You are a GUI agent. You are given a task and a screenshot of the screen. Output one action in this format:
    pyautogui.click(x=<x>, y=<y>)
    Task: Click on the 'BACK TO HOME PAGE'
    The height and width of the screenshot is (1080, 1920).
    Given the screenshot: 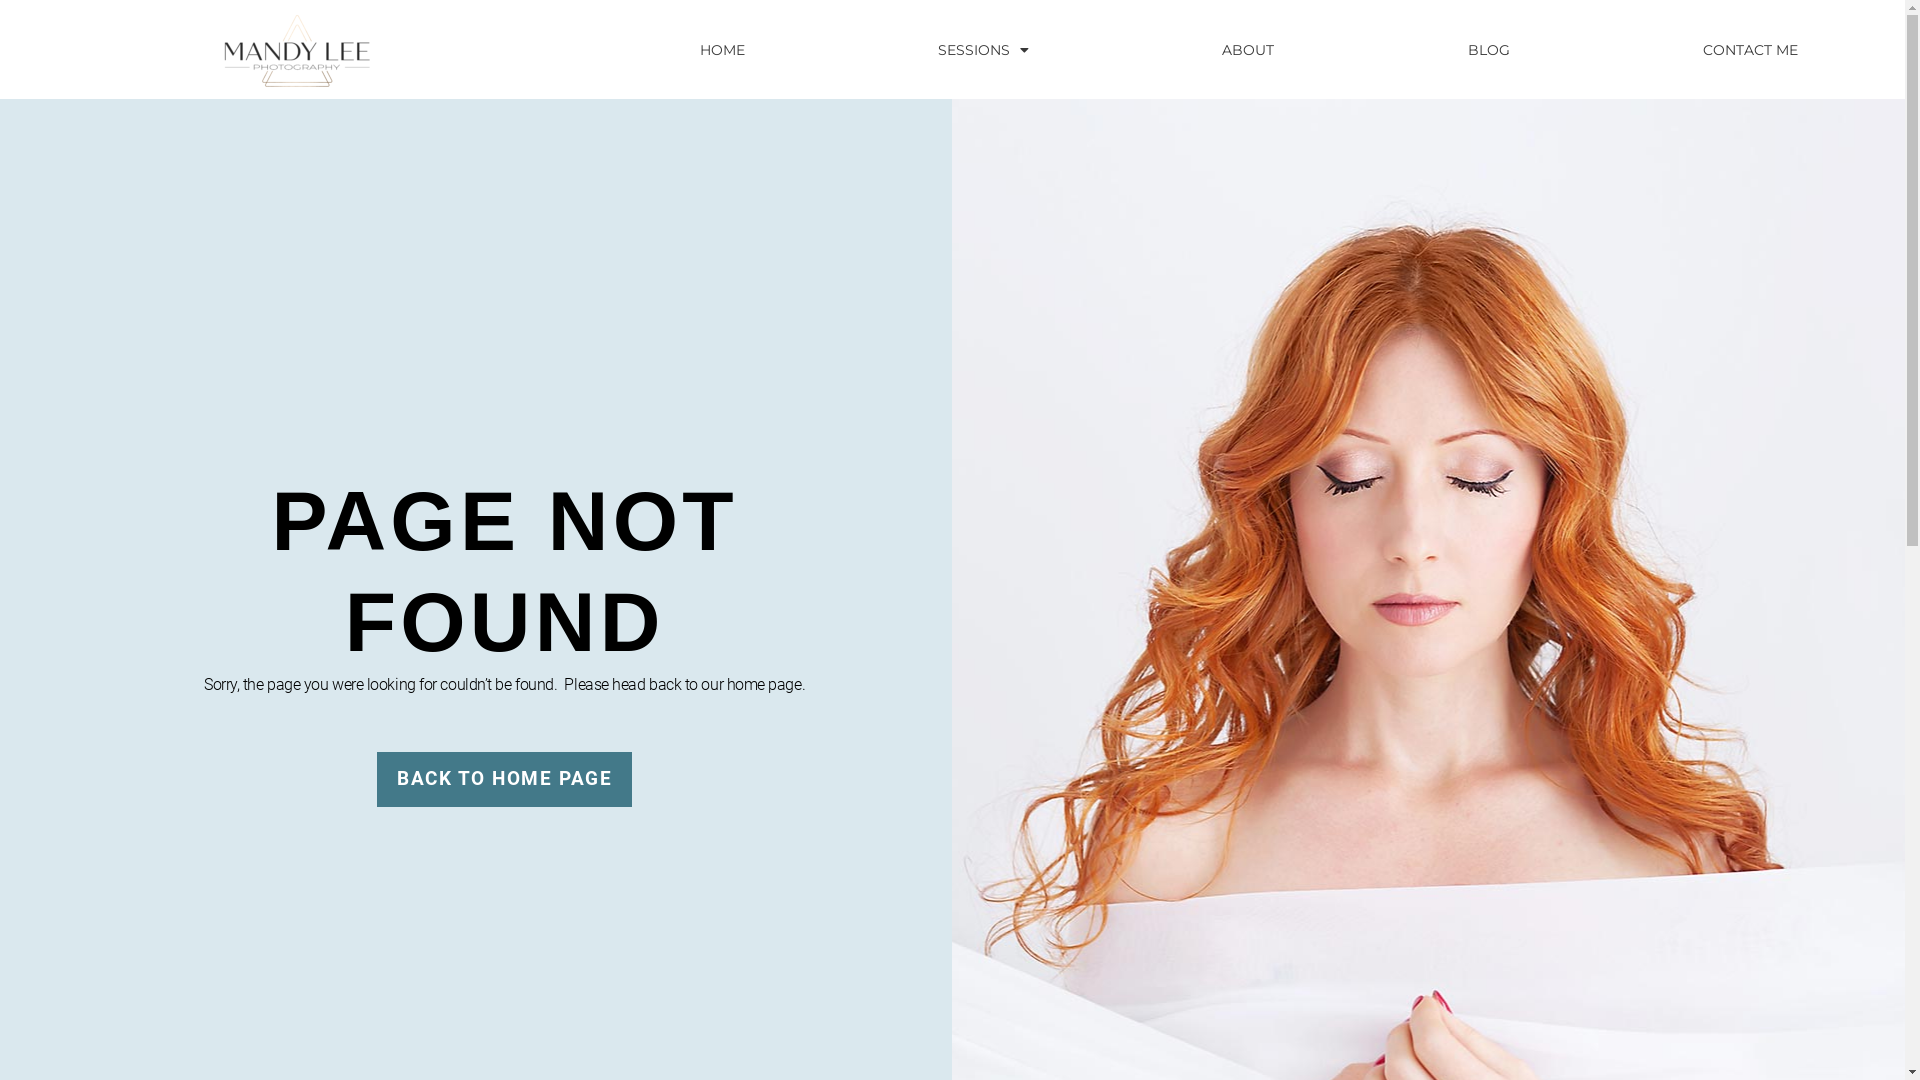 What is the action you would take?
    pyautogui.click(x=504, y=778)
    